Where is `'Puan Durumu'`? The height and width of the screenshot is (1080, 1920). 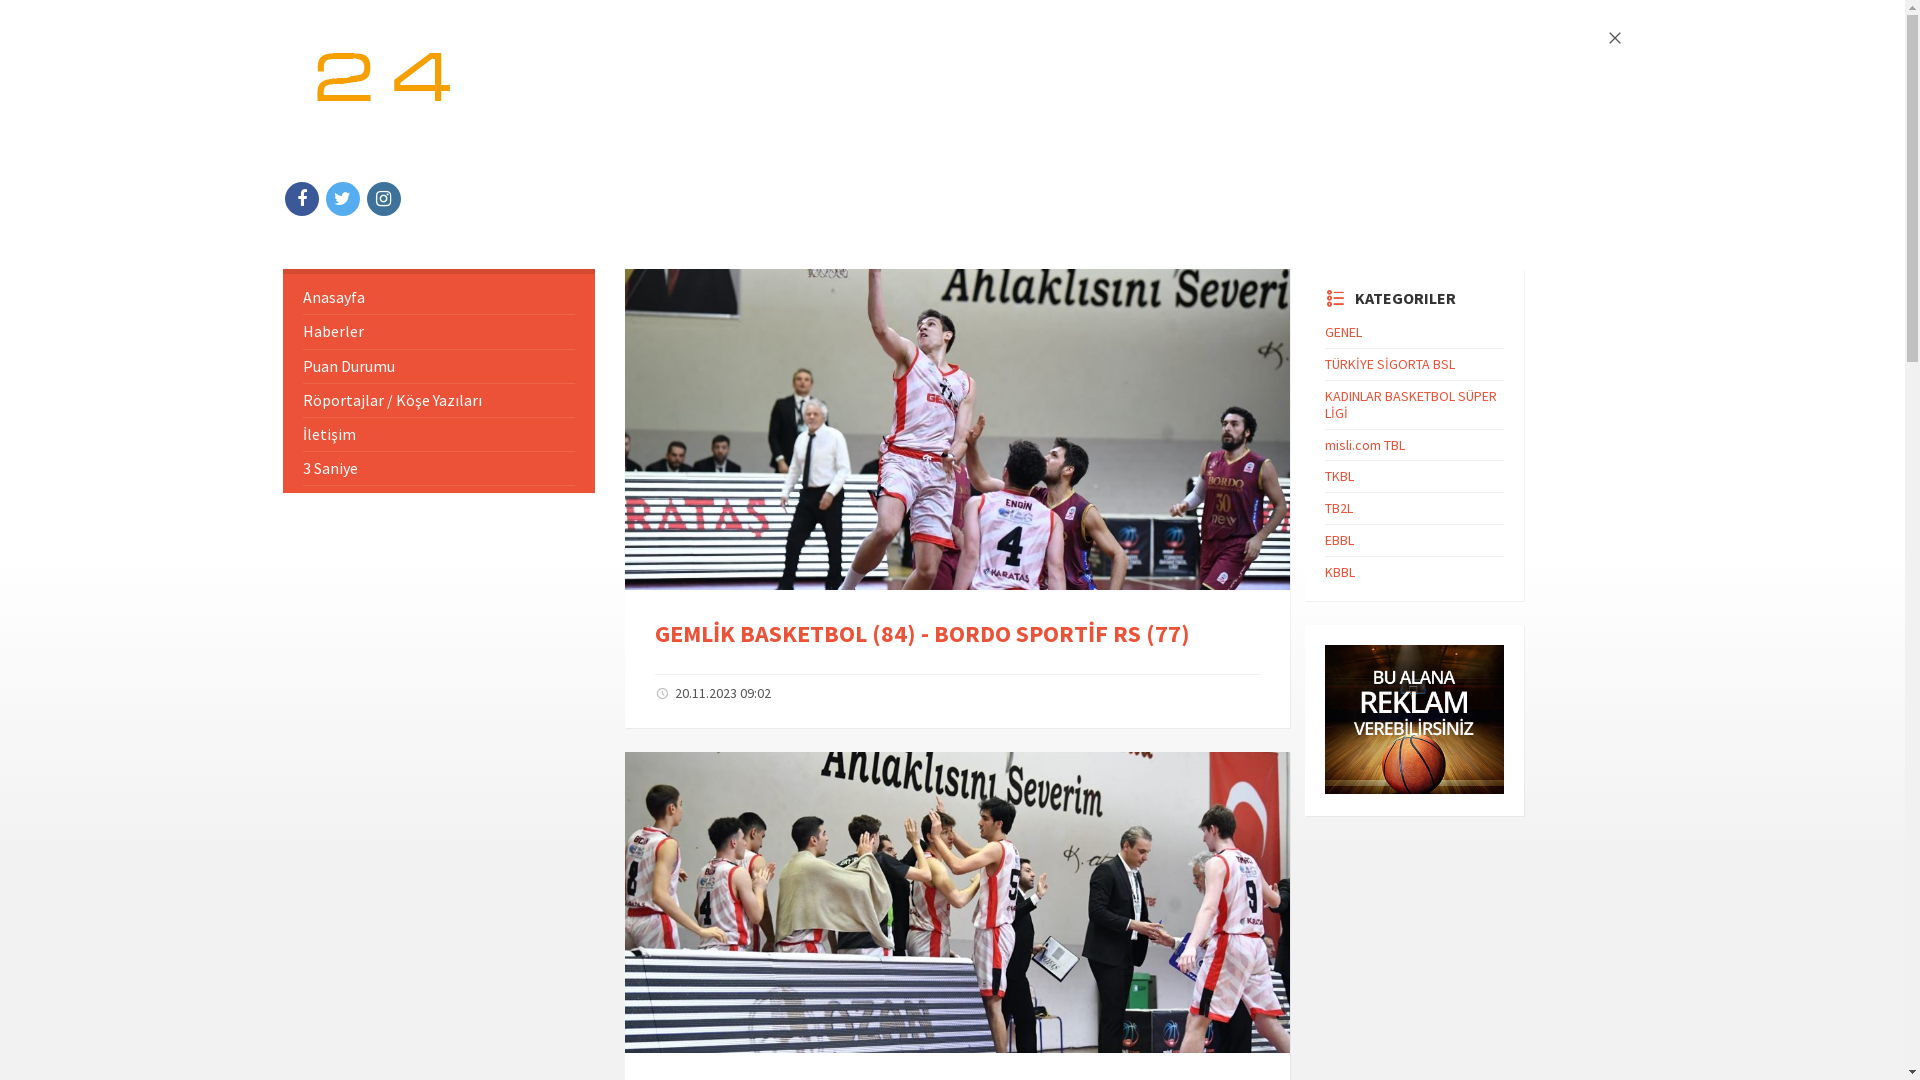
'Puan Durumu' is located at coordinates (437, 366).